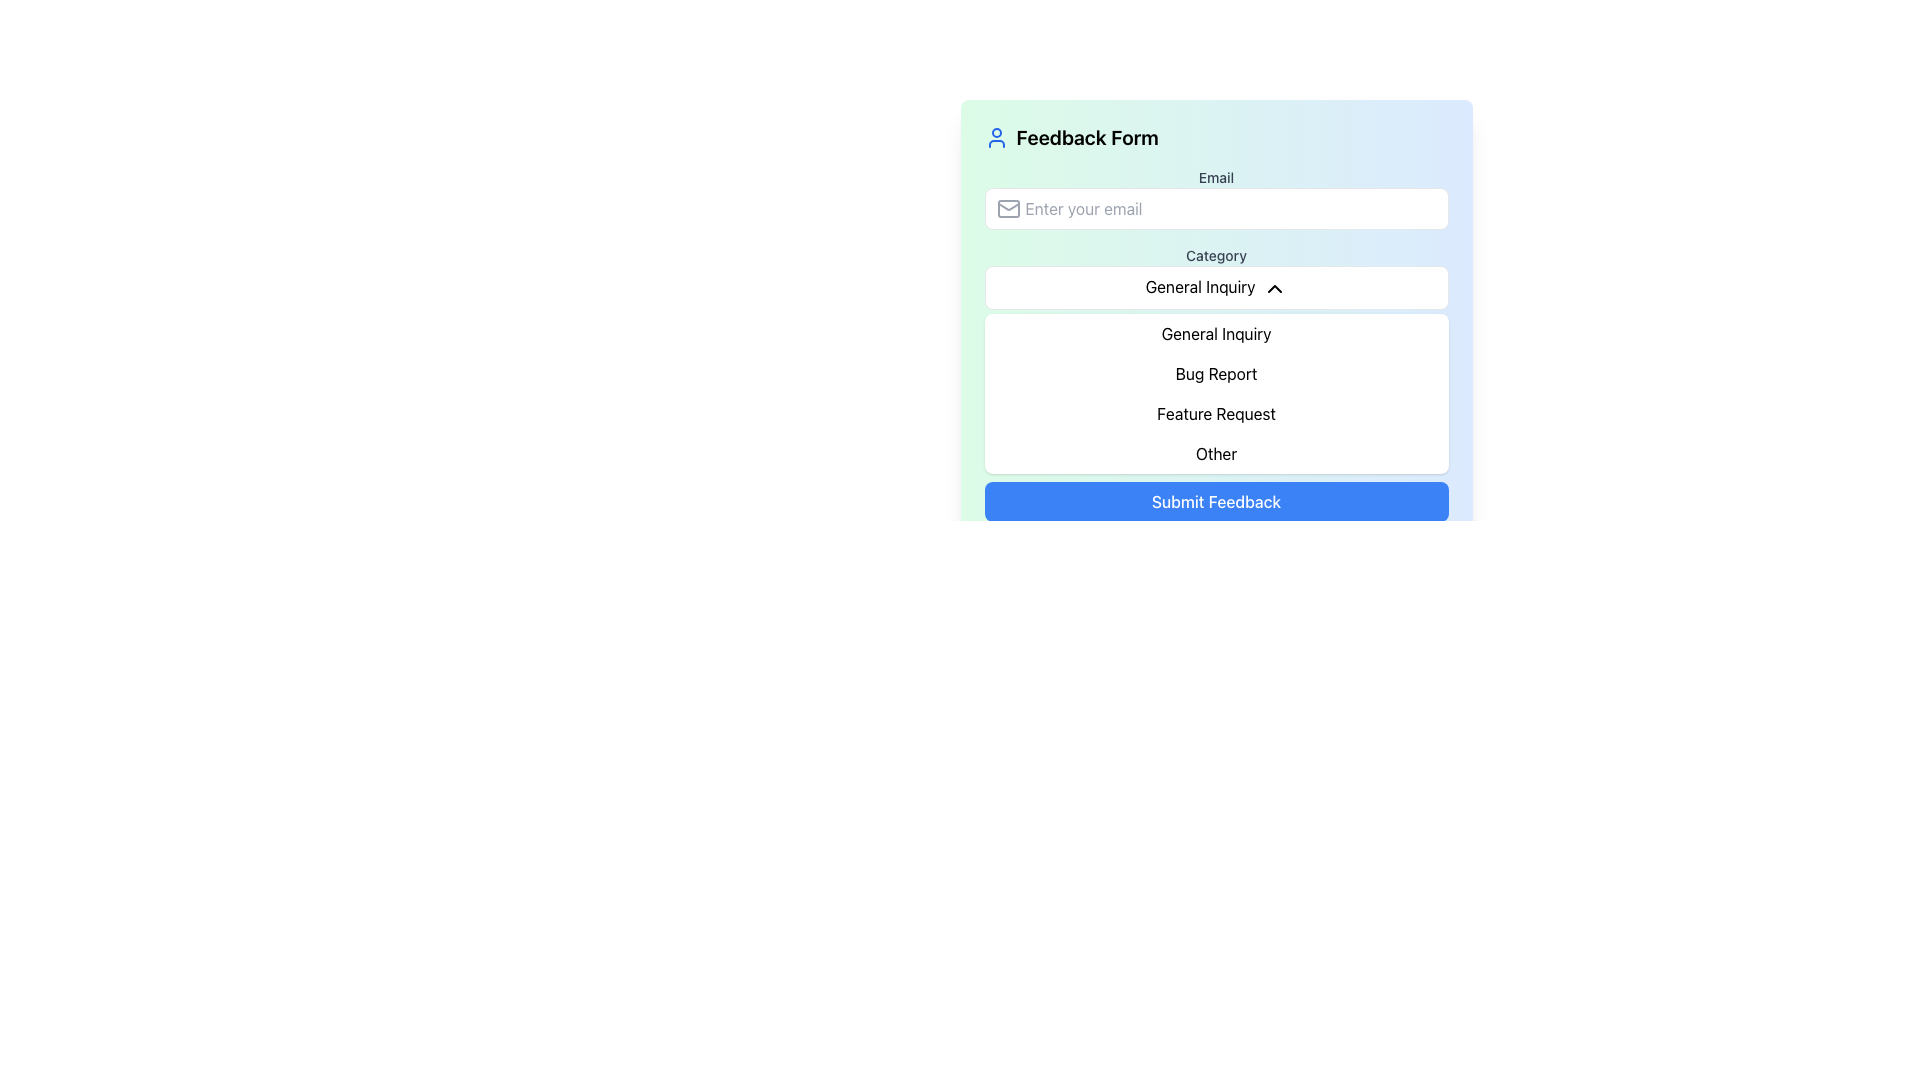 This screenshot has height=1080, width=1920. I want to click on the 'Other' option in the dropdown menu located in the 'Category' section of the form, so click(1215, 453).